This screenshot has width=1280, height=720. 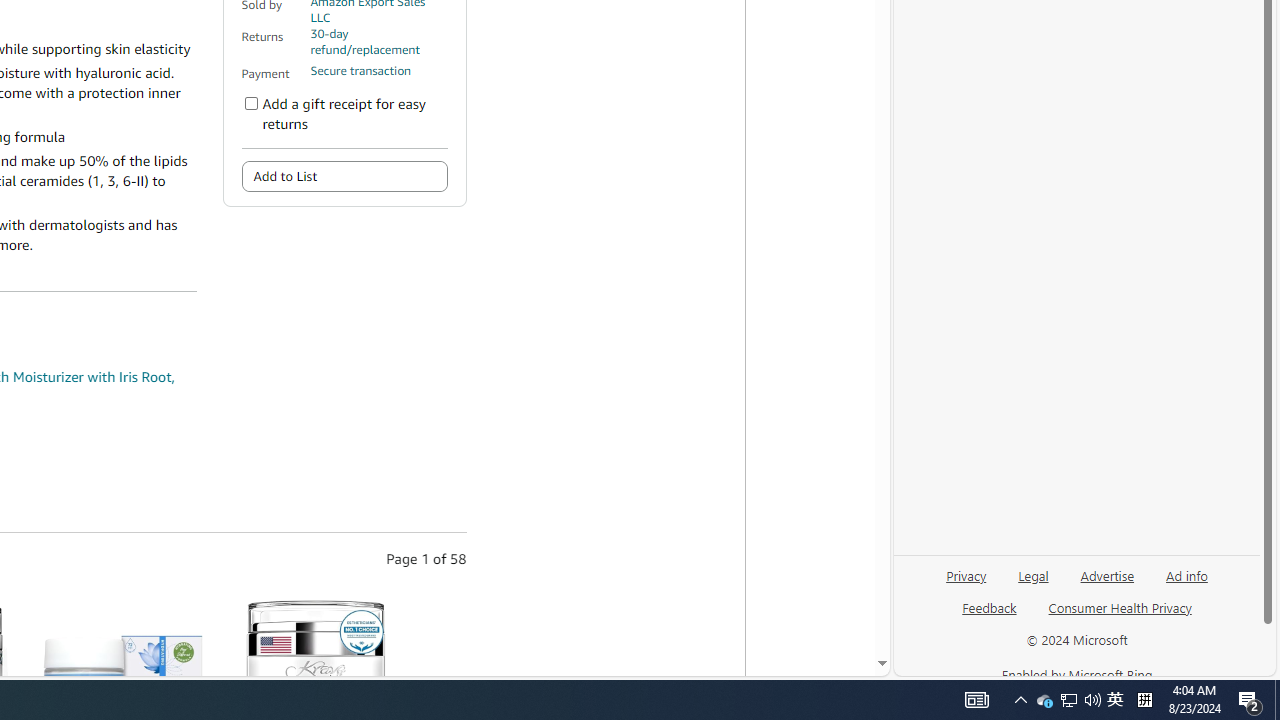 What do you see at coordinates (1033, 574) in the screenshot?
I see `'Legal'` at bounding box center [1033, 574].